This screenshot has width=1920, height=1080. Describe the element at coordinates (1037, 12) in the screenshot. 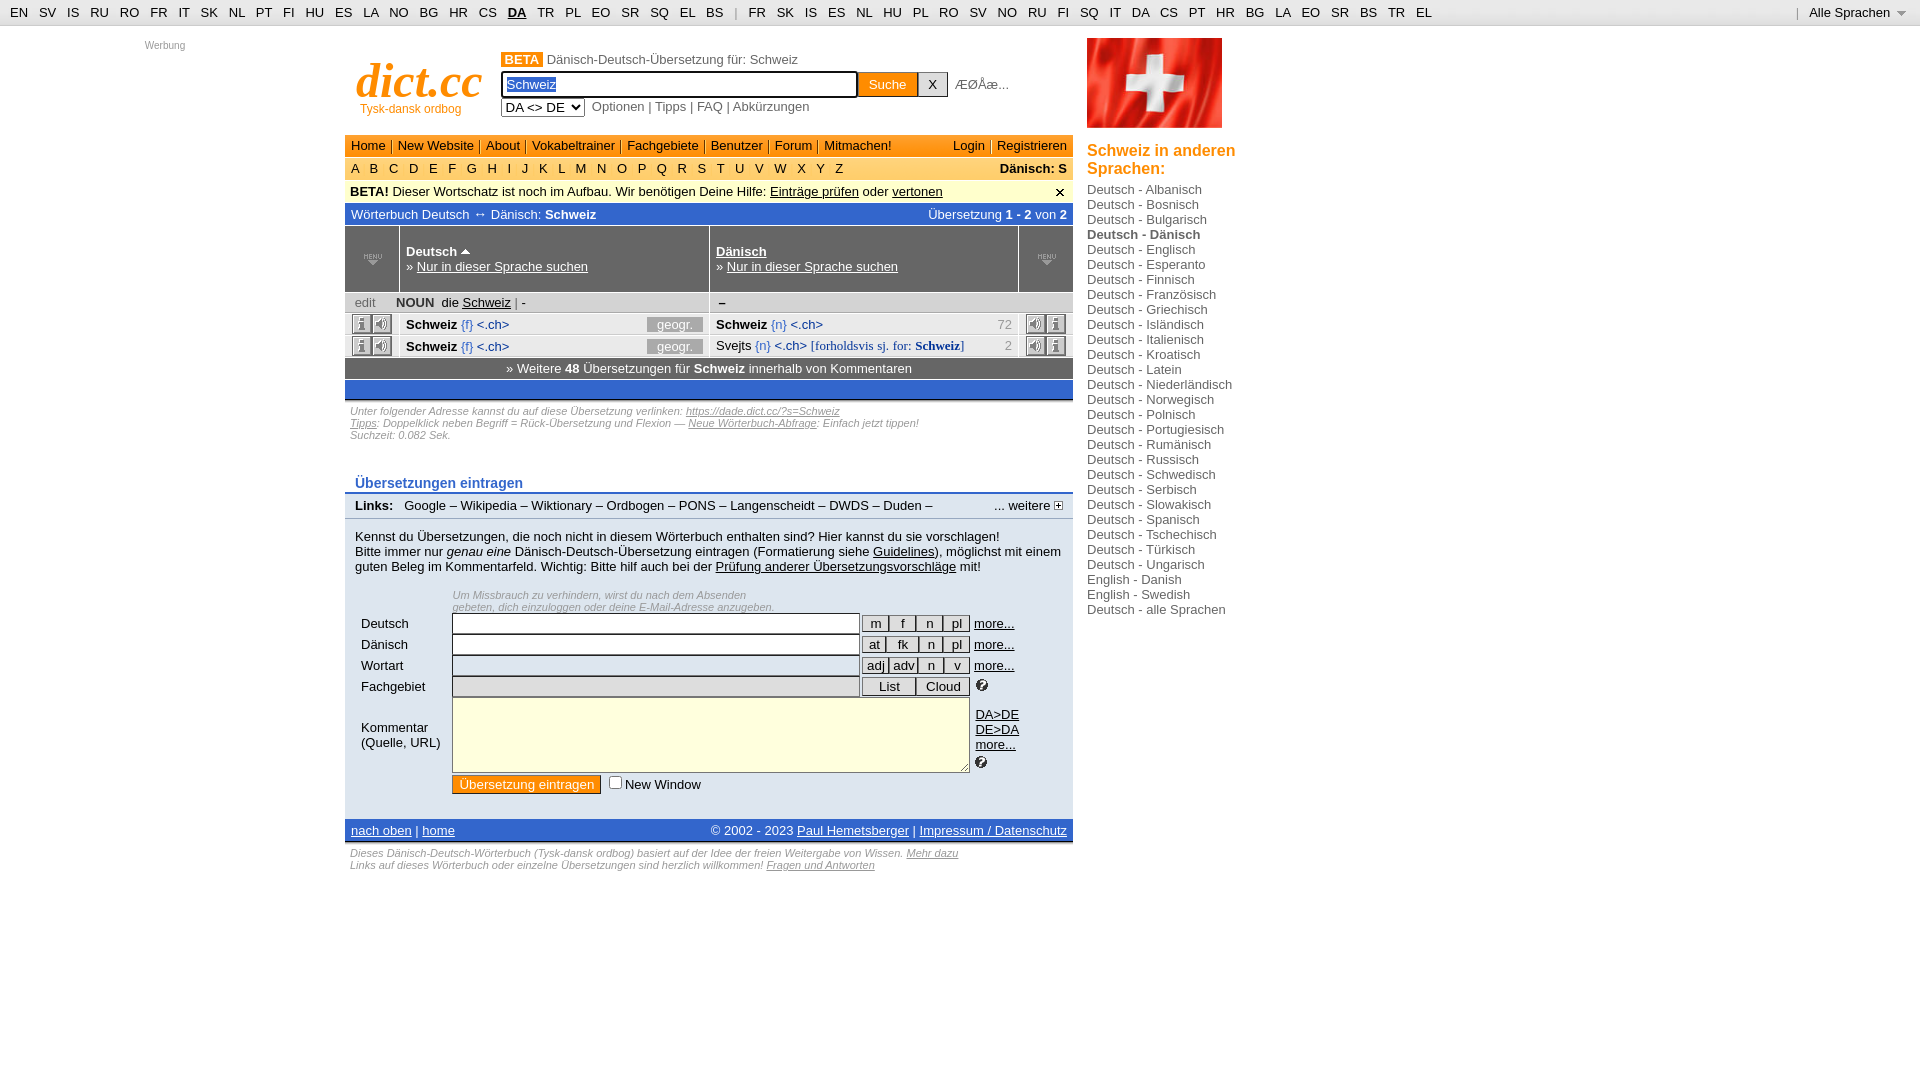

I see `'RU'` at that location.